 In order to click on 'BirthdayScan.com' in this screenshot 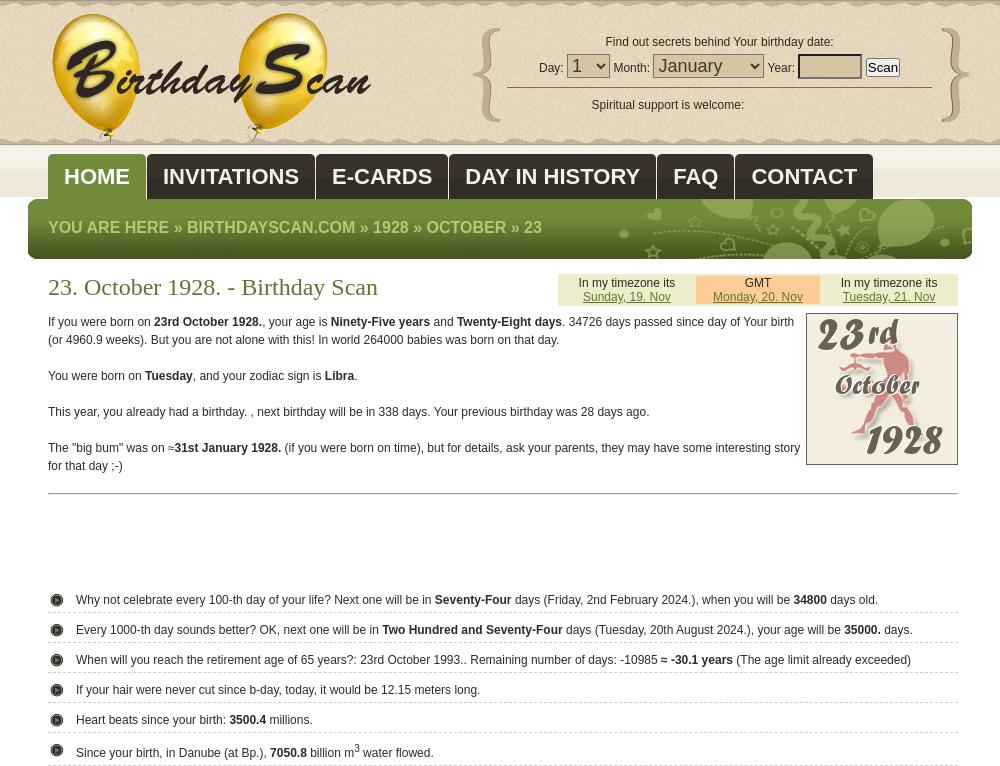, I will do `click(271, 227)`.